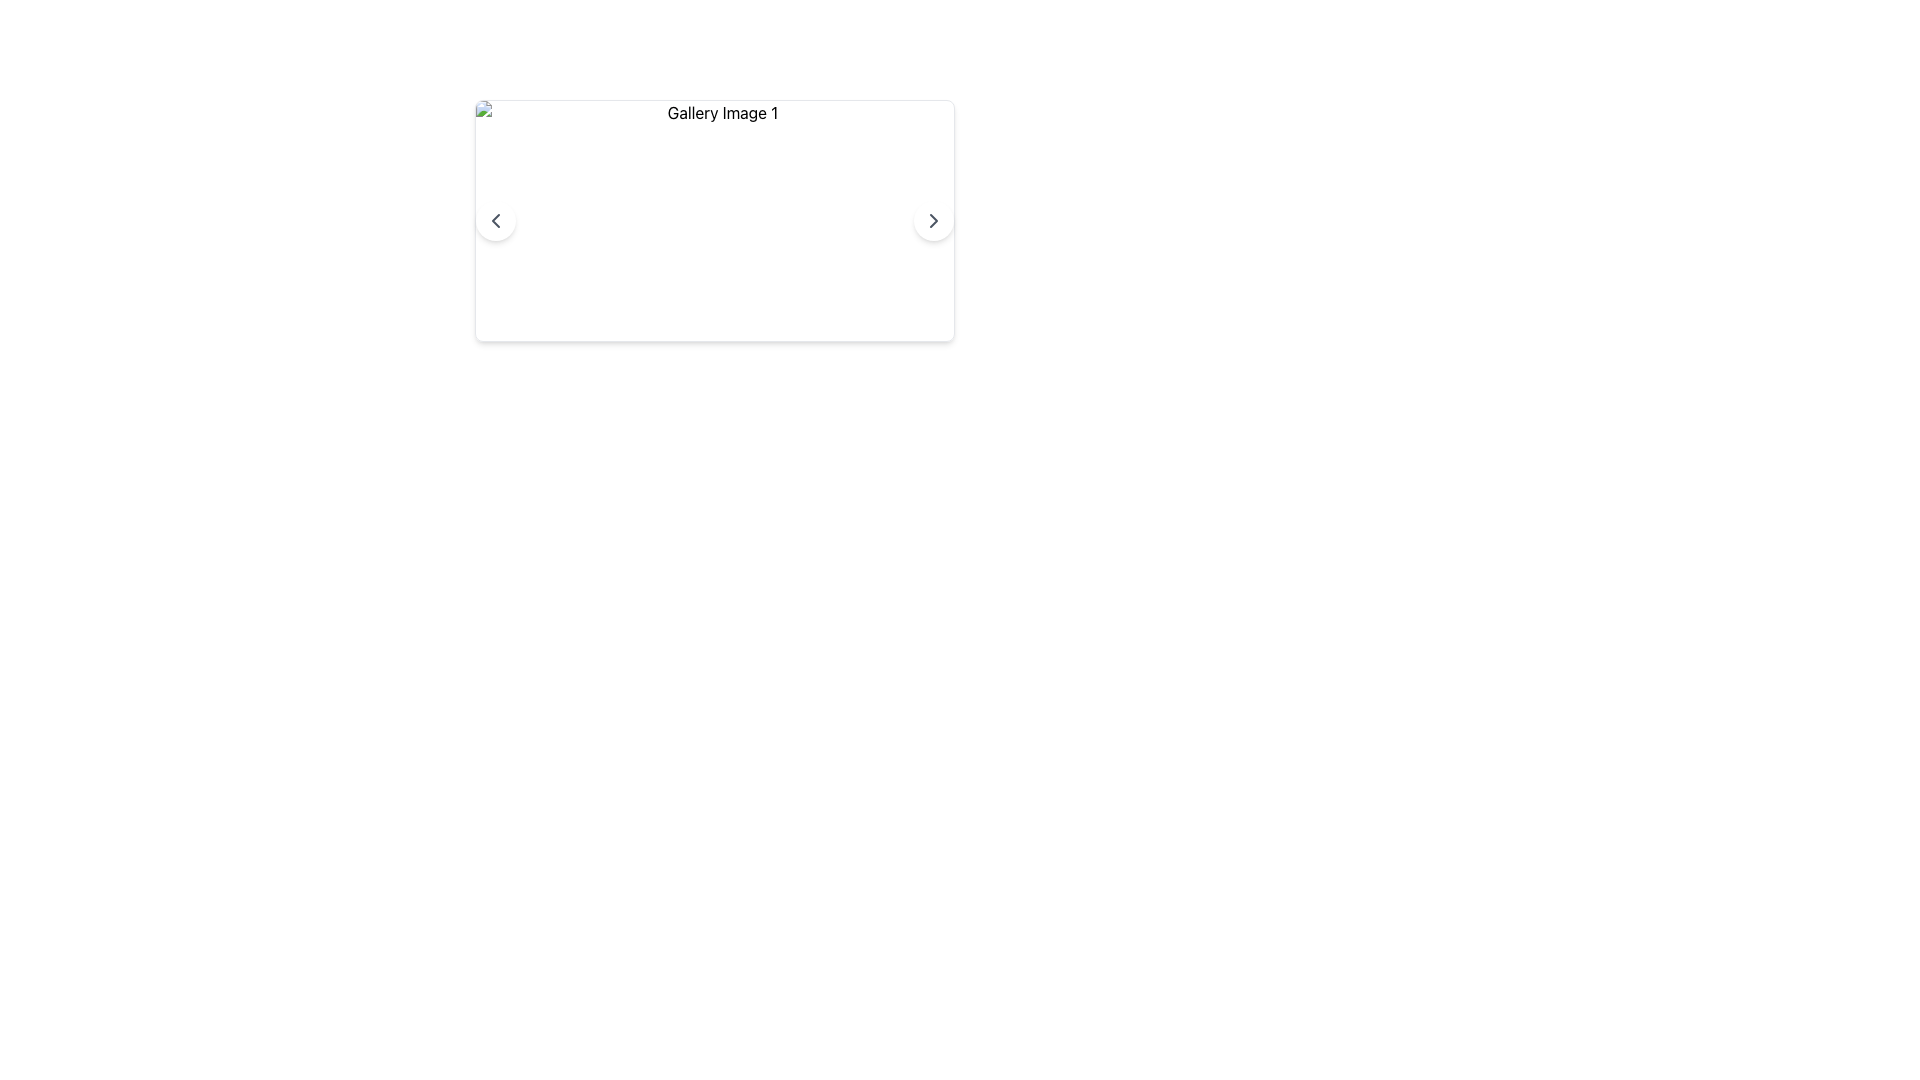 Image resolution: width=1920 pixels, height=1080 pixels. Describe the element at coordinates (715, 235) in the screenshot. I see `the navigation dots below the image gallery viewer to change the displayed image` at that location.